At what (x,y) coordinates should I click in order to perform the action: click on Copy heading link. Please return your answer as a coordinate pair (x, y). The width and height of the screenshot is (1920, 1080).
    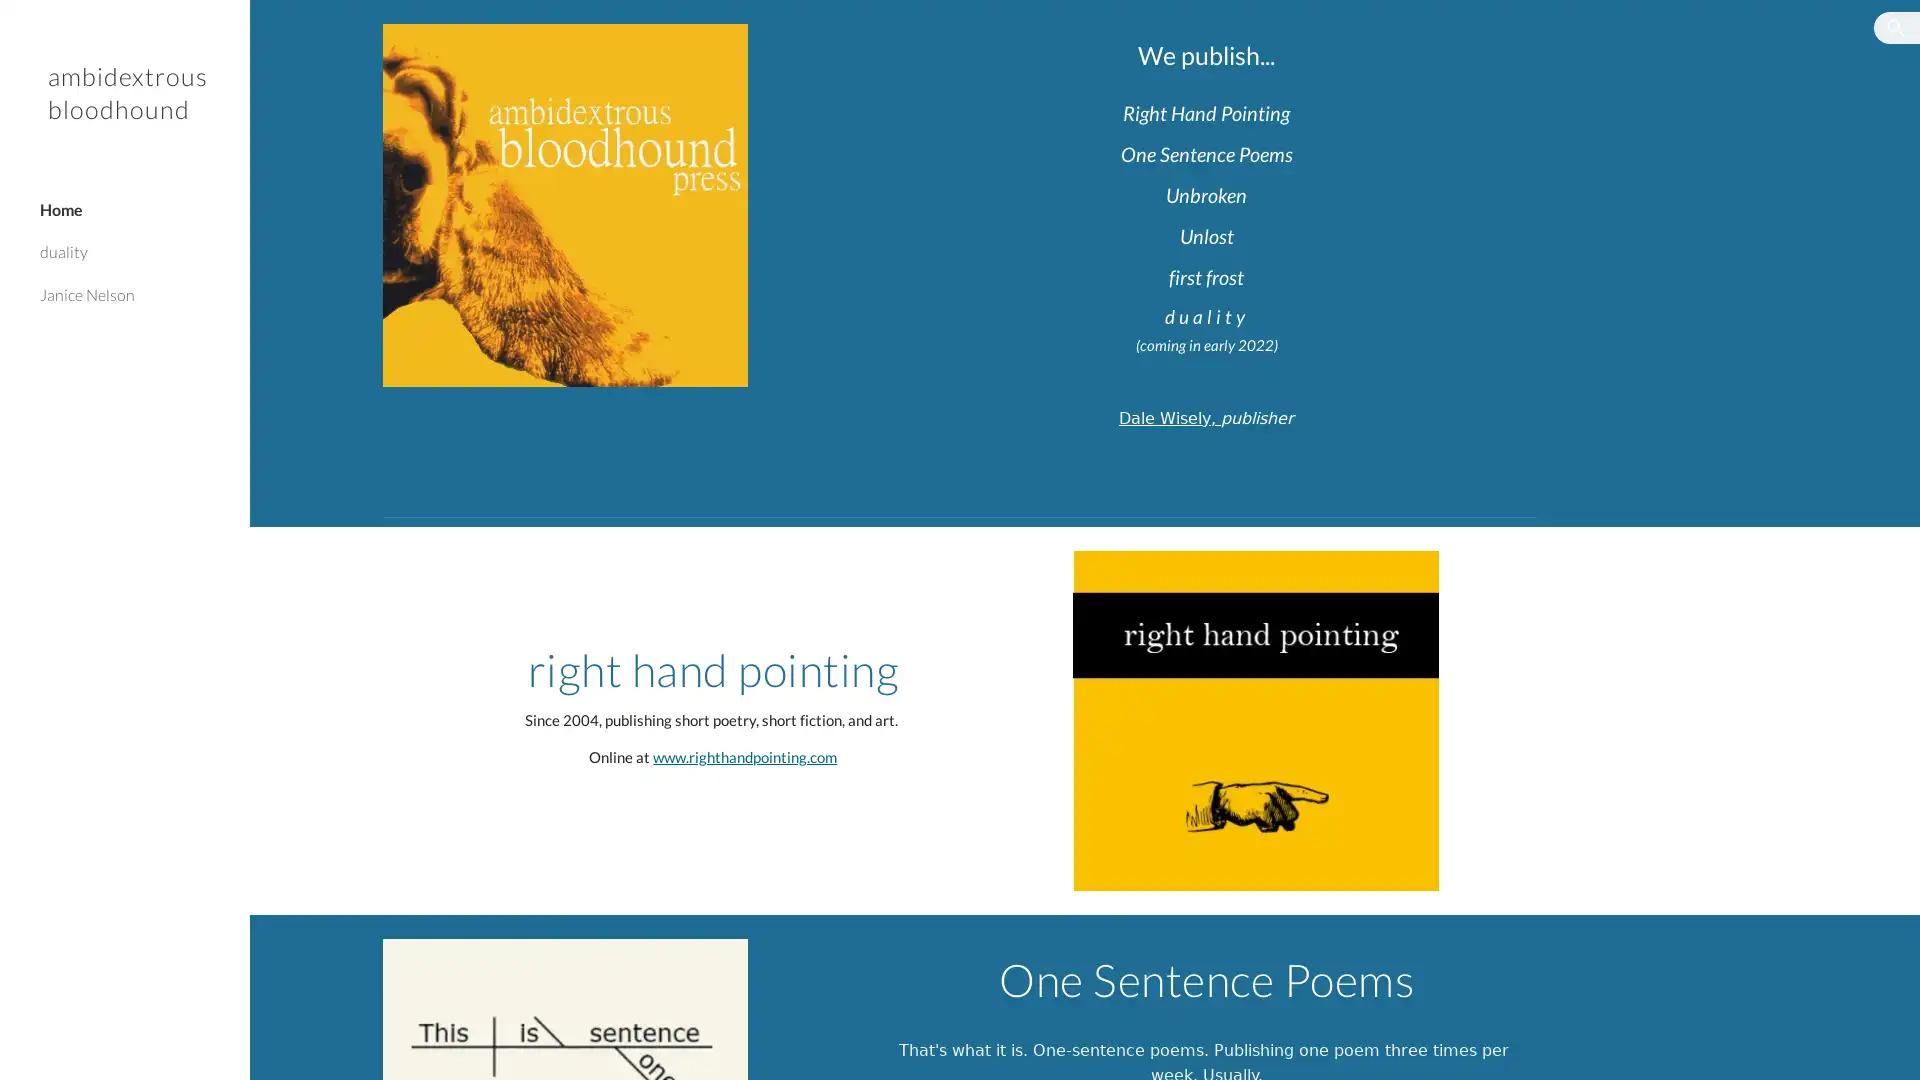
    Looking at the image, I should click on (1380, 234).